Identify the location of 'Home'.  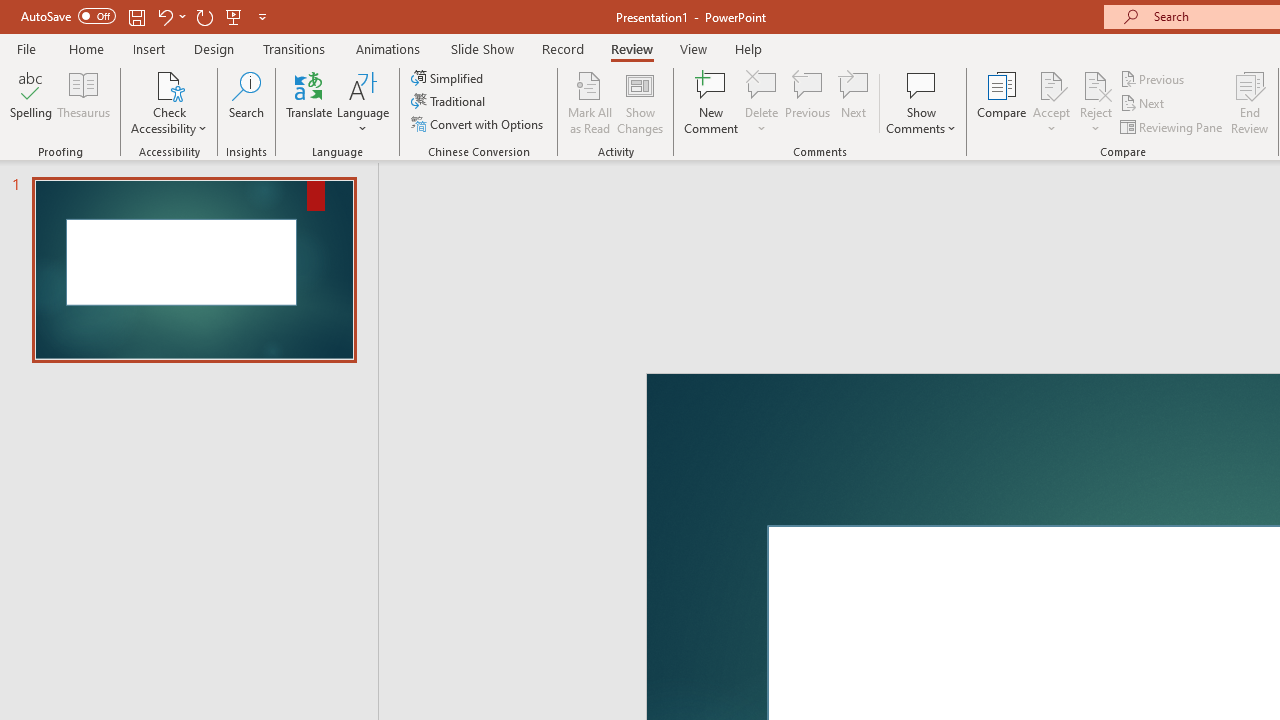
(85, 48).